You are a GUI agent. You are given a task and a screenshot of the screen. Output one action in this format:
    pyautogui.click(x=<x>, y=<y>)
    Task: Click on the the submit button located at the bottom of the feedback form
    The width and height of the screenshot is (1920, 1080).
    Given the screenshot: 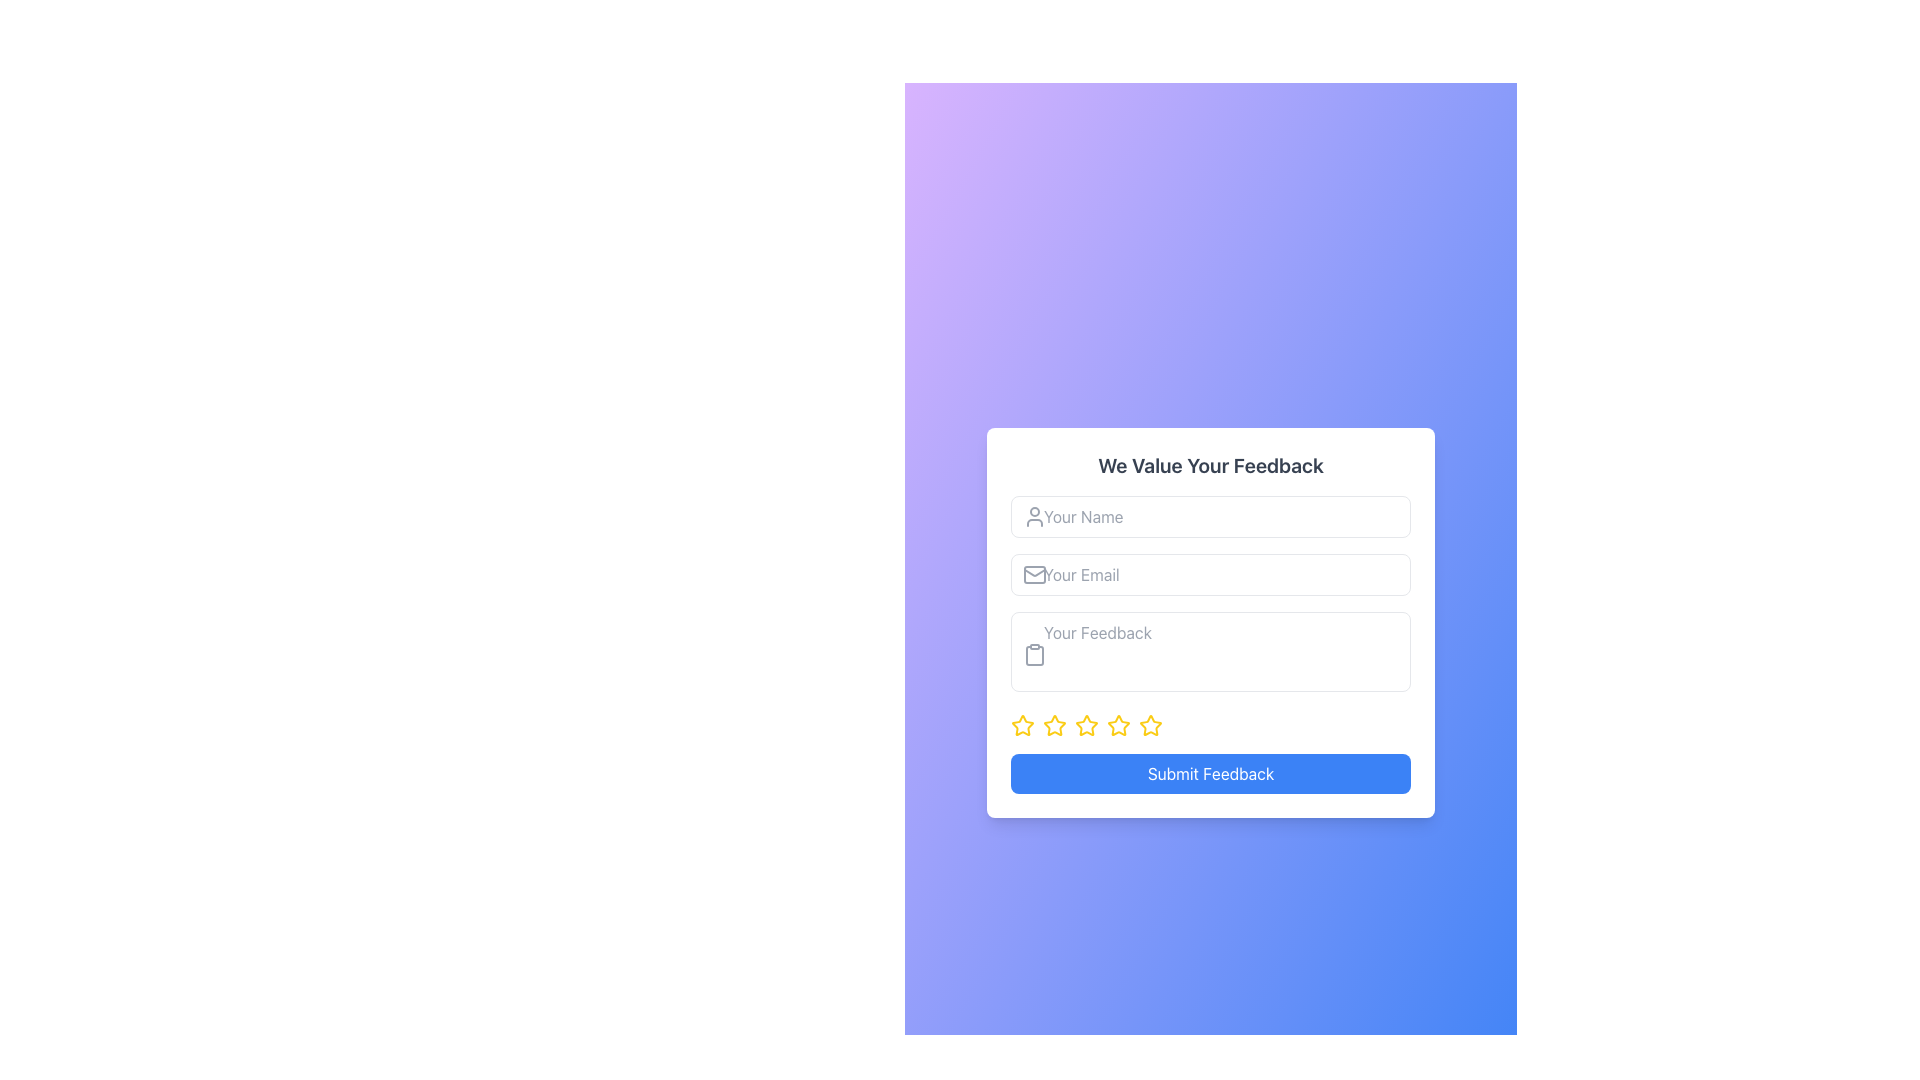 What is the action you would take?
    pyautogui.click(x=1209, y=773)
    